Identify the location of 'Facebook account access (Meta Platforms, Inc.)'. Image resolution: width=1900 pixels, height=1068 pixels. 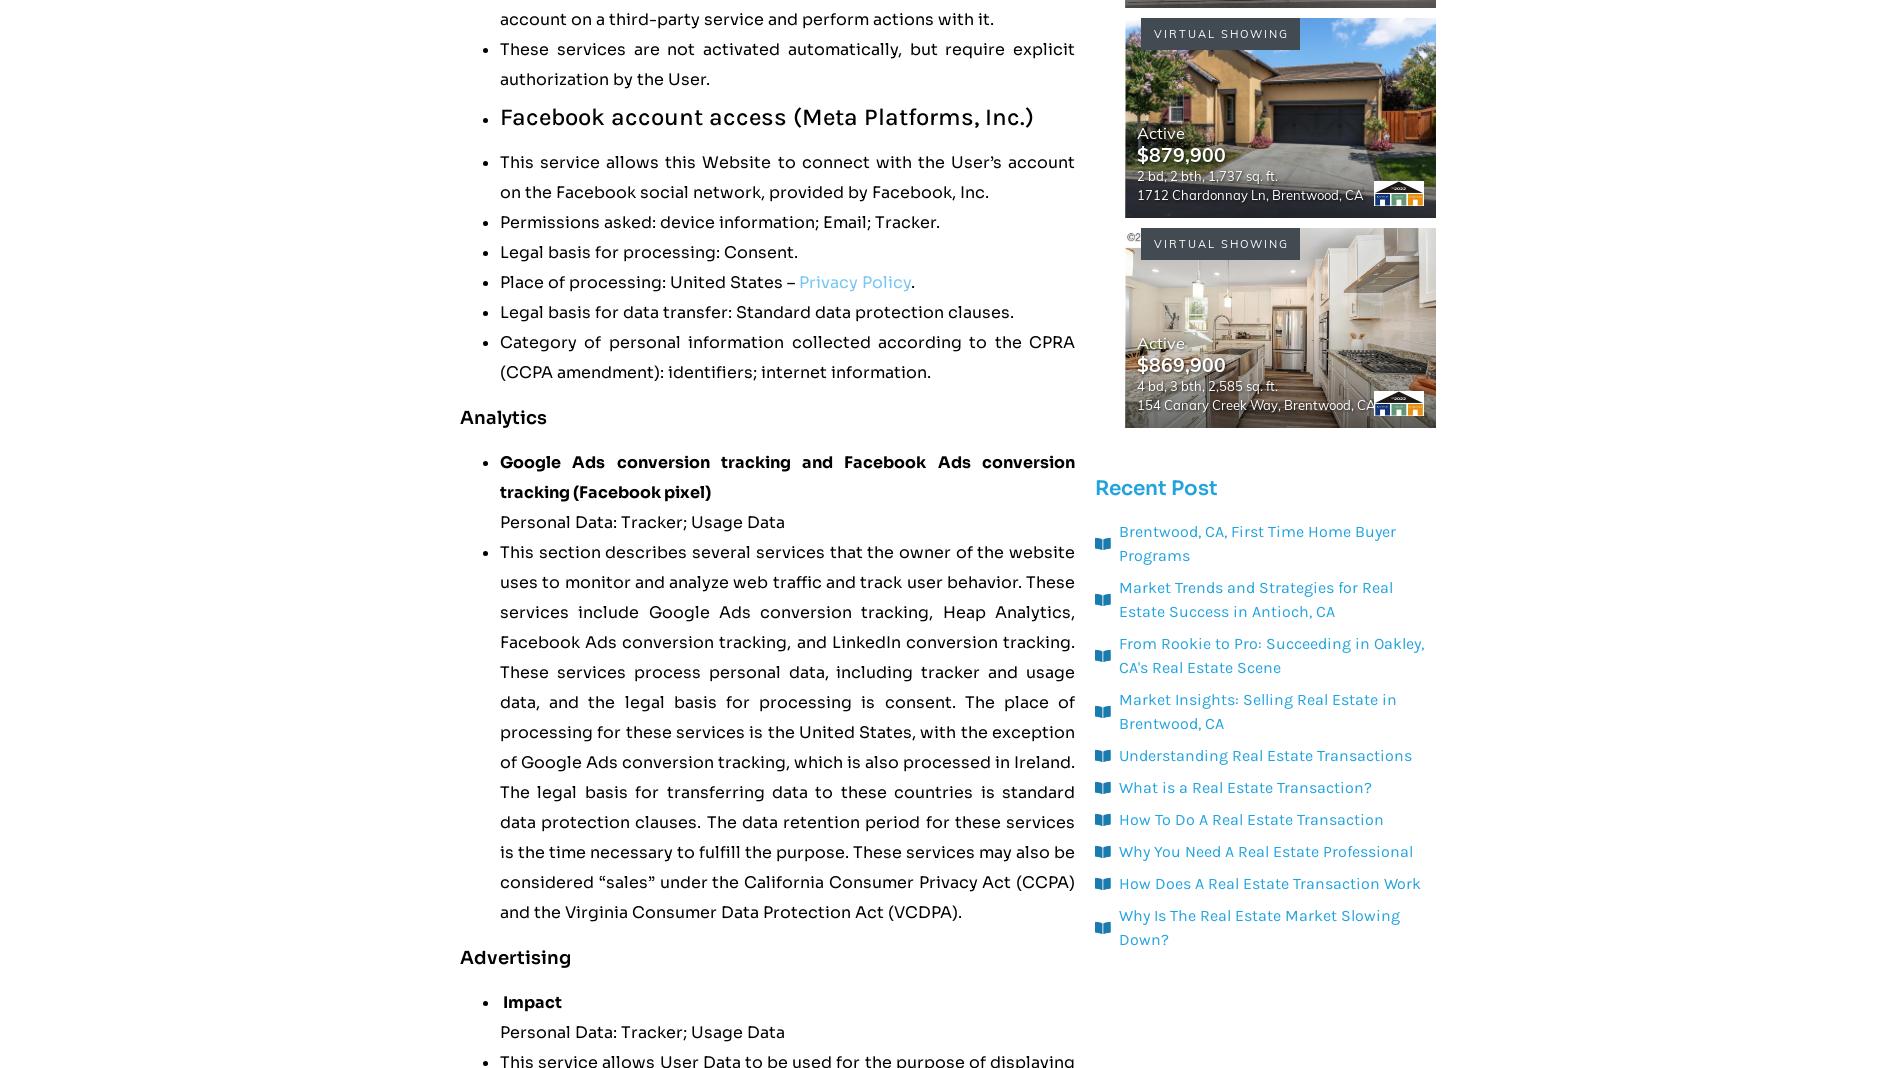
(766, 116).